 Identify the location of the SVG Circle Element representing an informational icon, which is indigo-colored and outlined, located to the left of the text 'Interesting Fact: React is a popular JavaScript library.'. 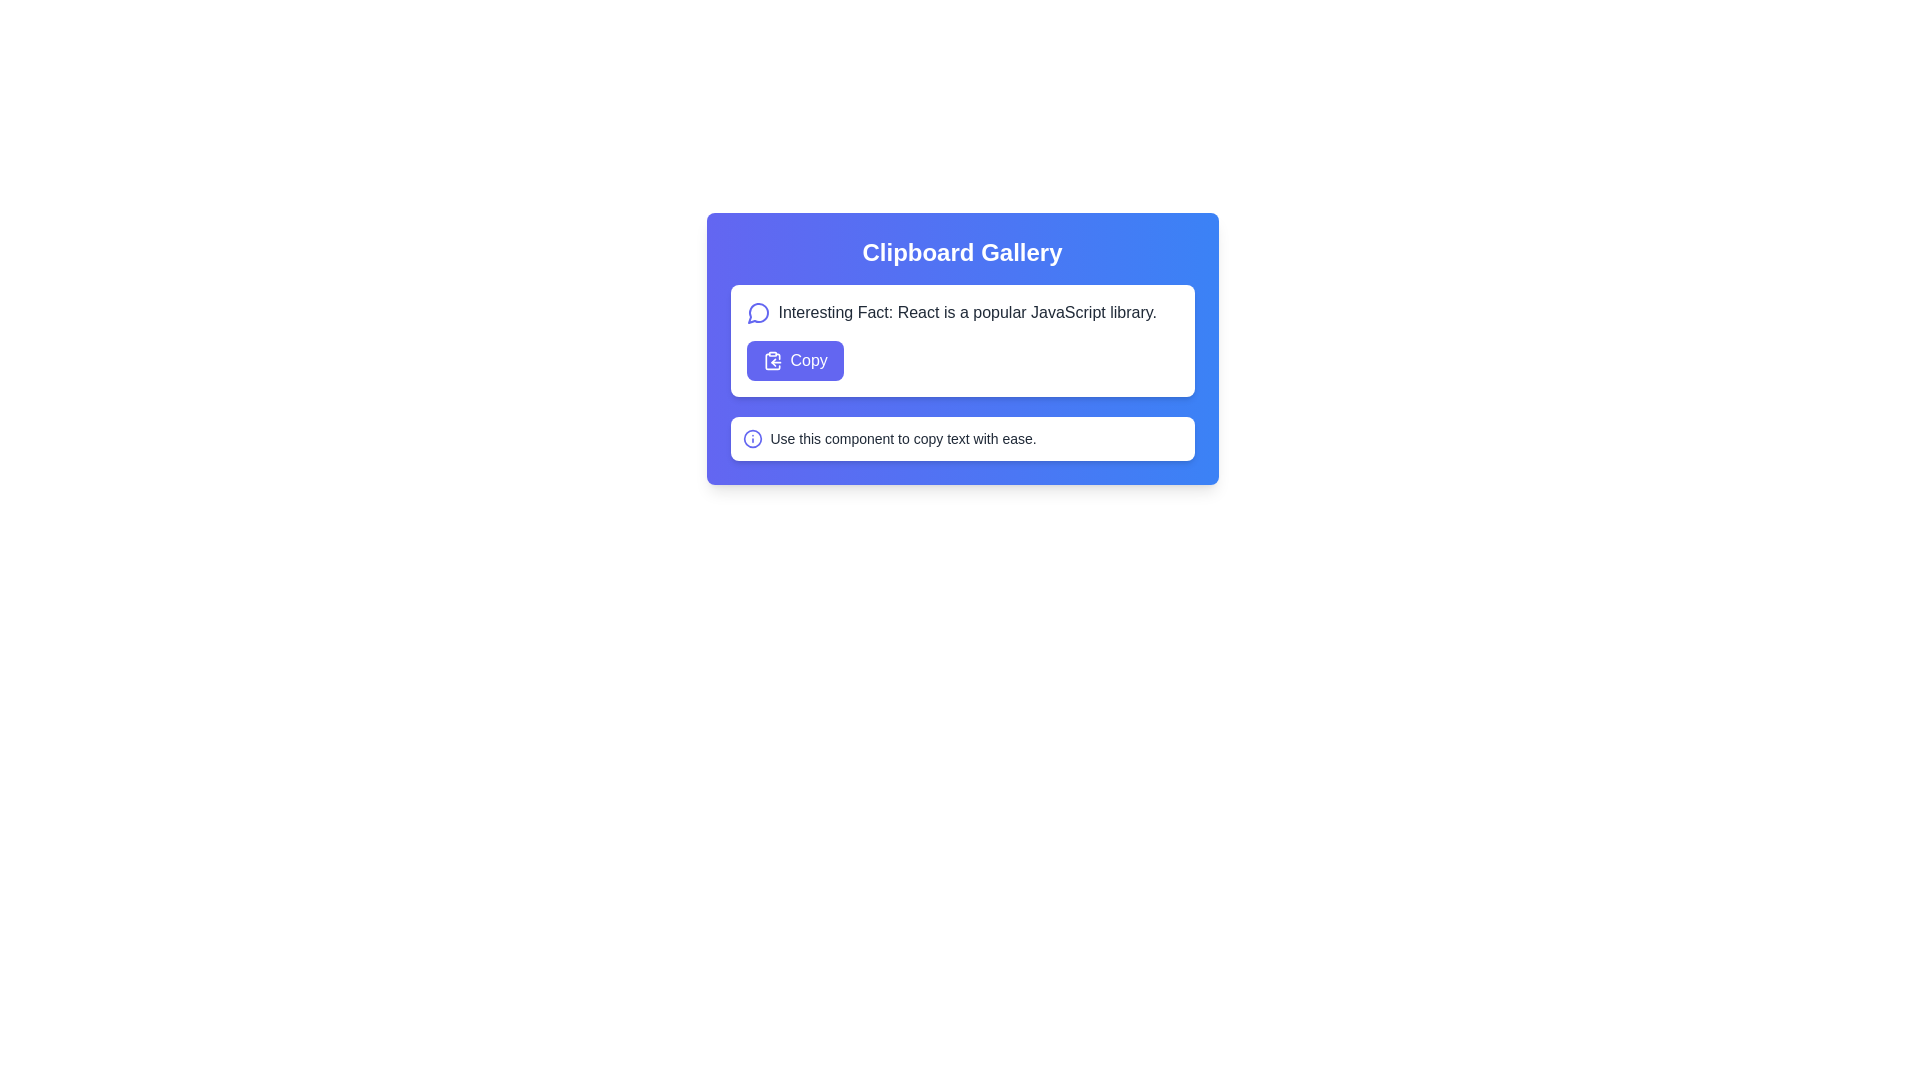
(751, 438).